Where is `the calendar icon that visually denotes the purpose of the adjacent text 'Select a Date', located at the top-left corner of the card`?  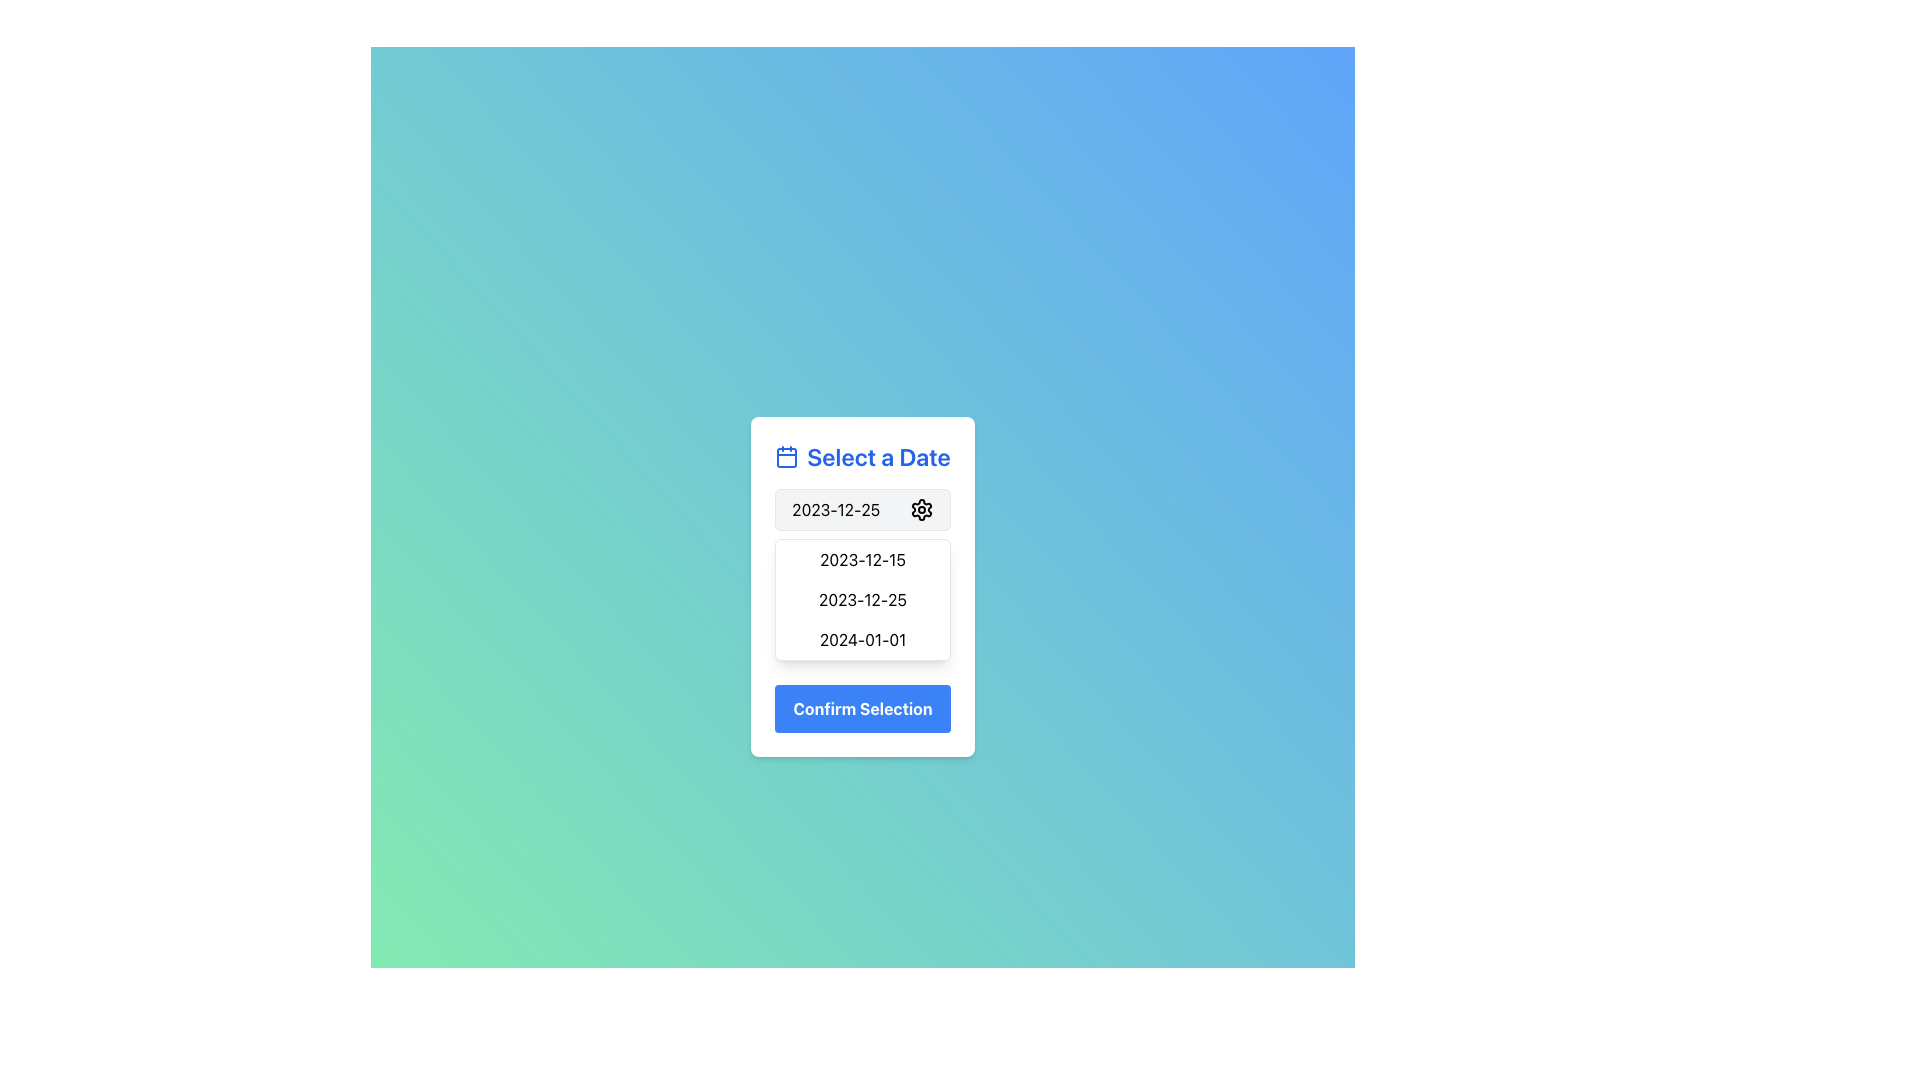 the calendar icon that visually denotes the purpose of the adjacent text 'Select a Date', located at the top-left corner of the card is located at coordinates (786, 456).